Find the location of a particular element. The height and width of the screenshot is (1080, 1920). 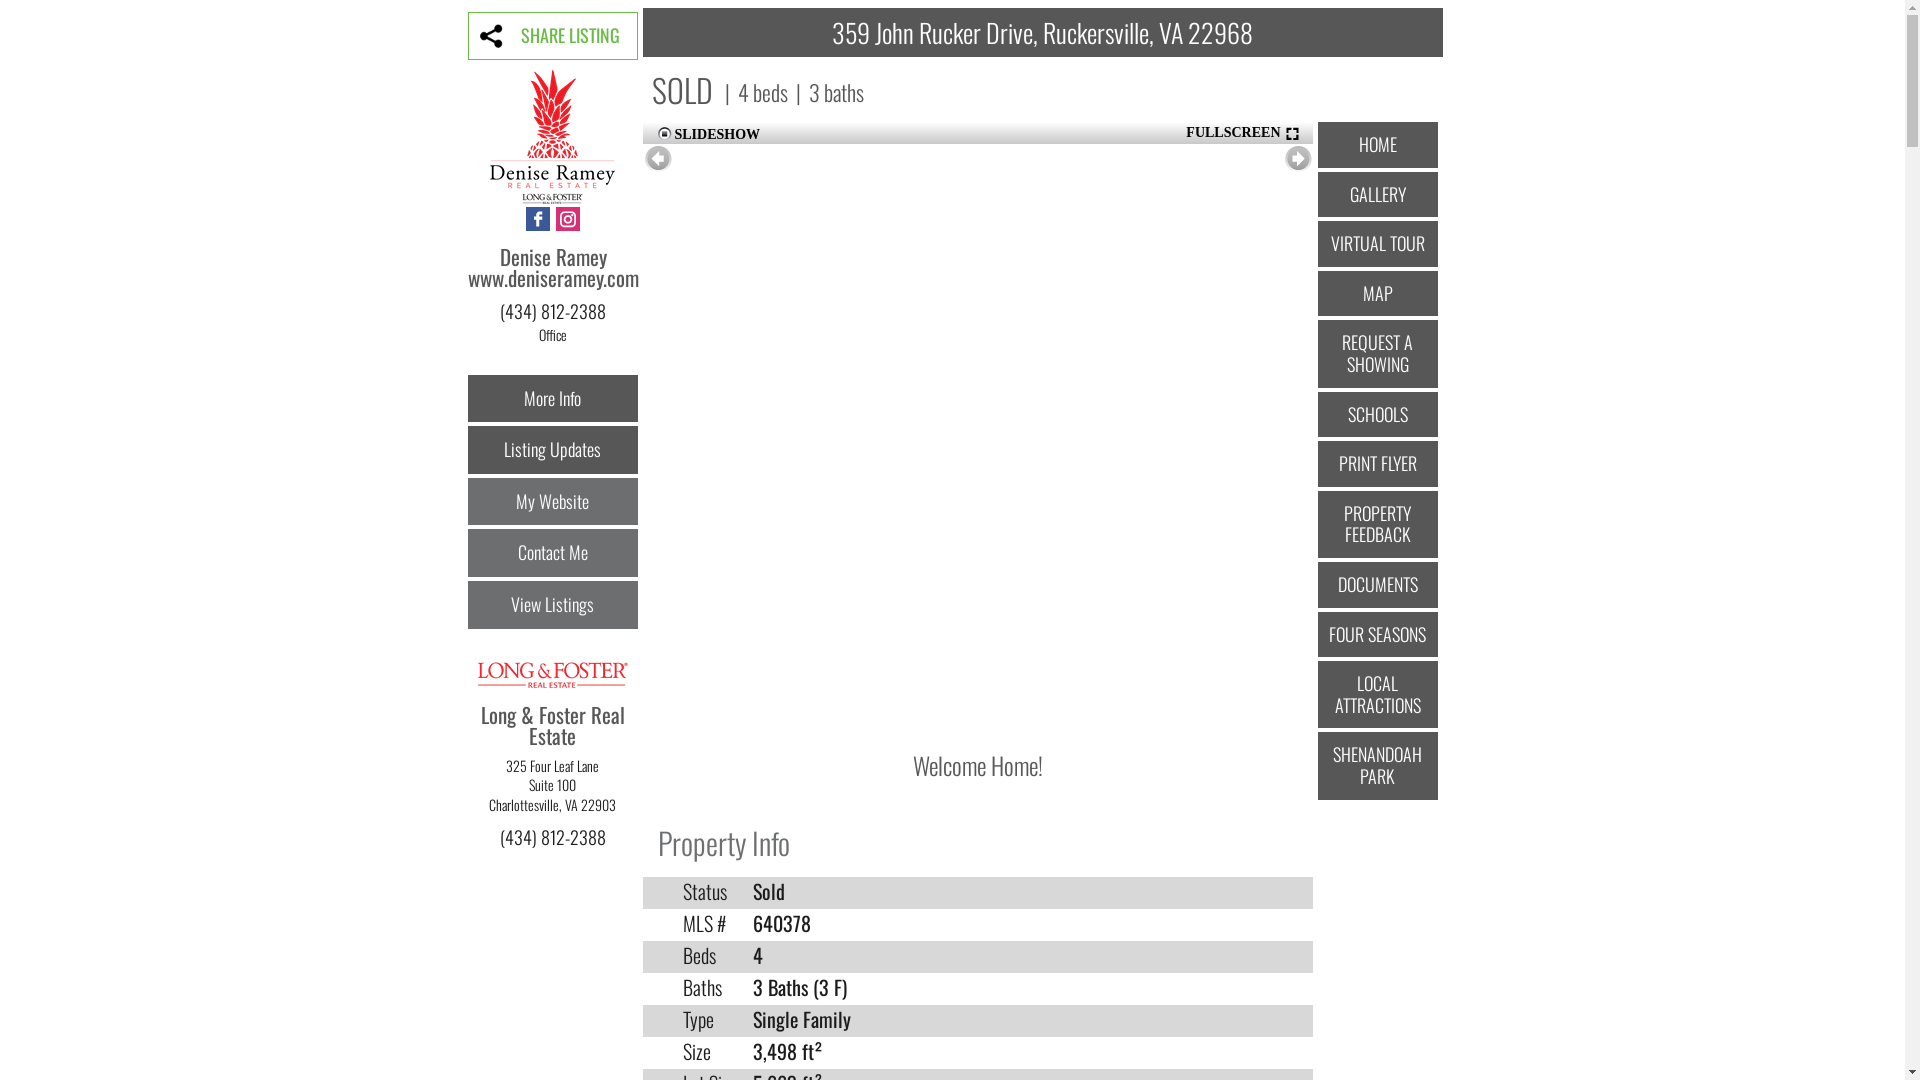

'FOUR SEASONS' is located at coordinates (1318, 635).